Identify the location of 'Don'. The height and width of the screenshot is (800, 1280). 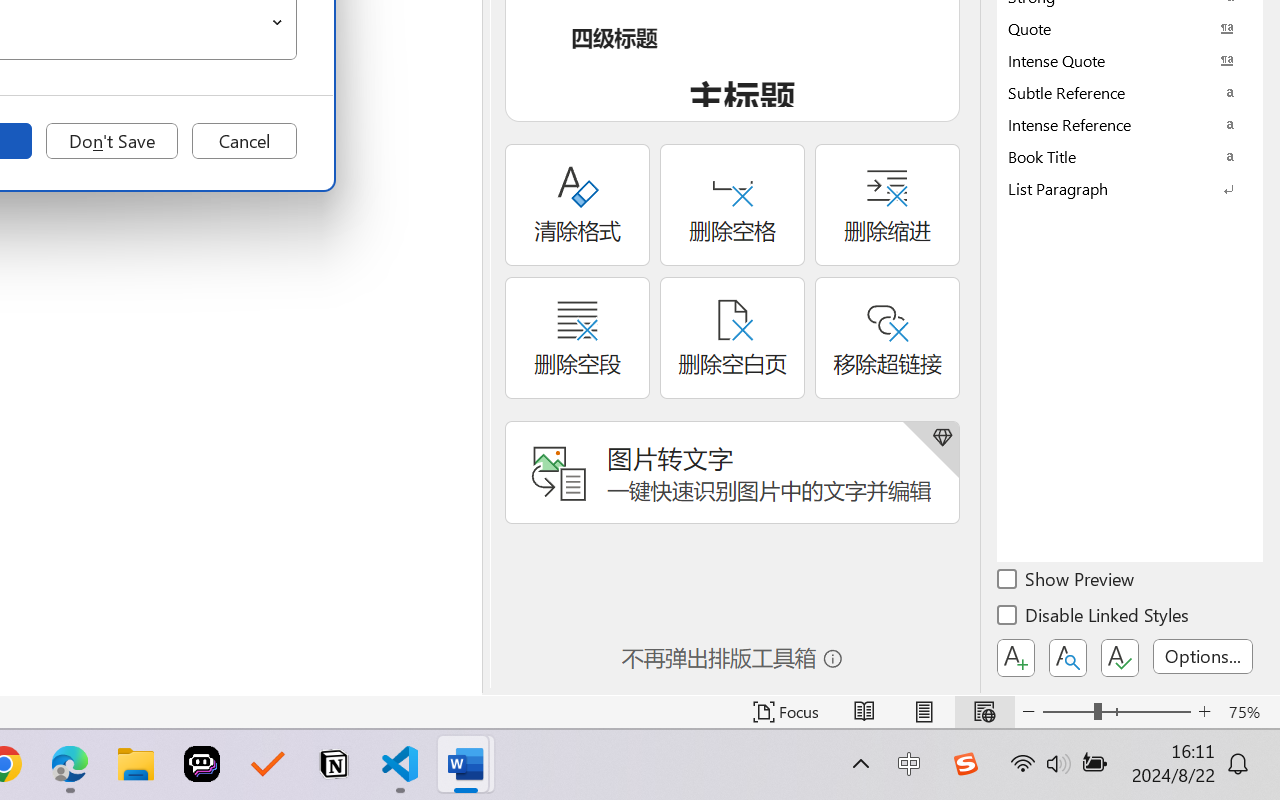
(111, 141).